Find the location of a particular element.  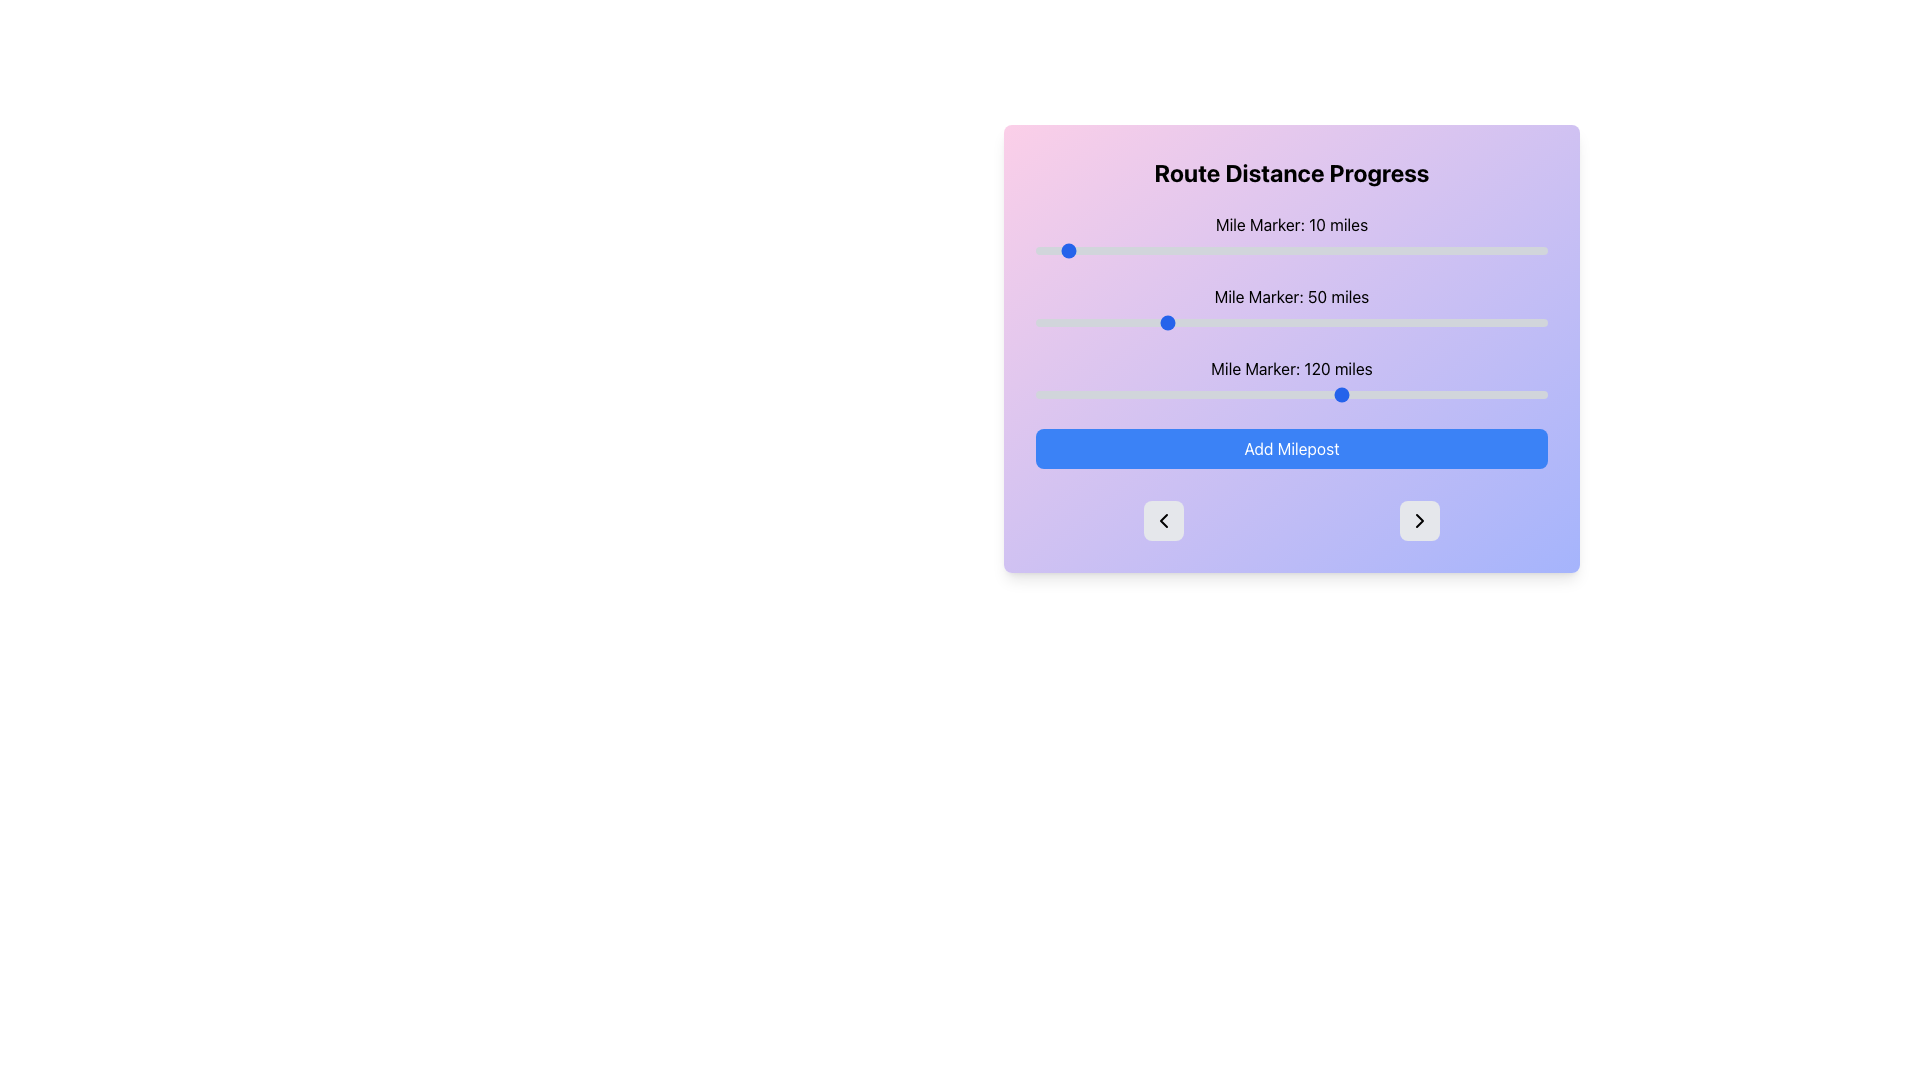

the slider control that allows users to adjust the mile marker, currently set to 50 miles is located at coordinates (1291, 322).